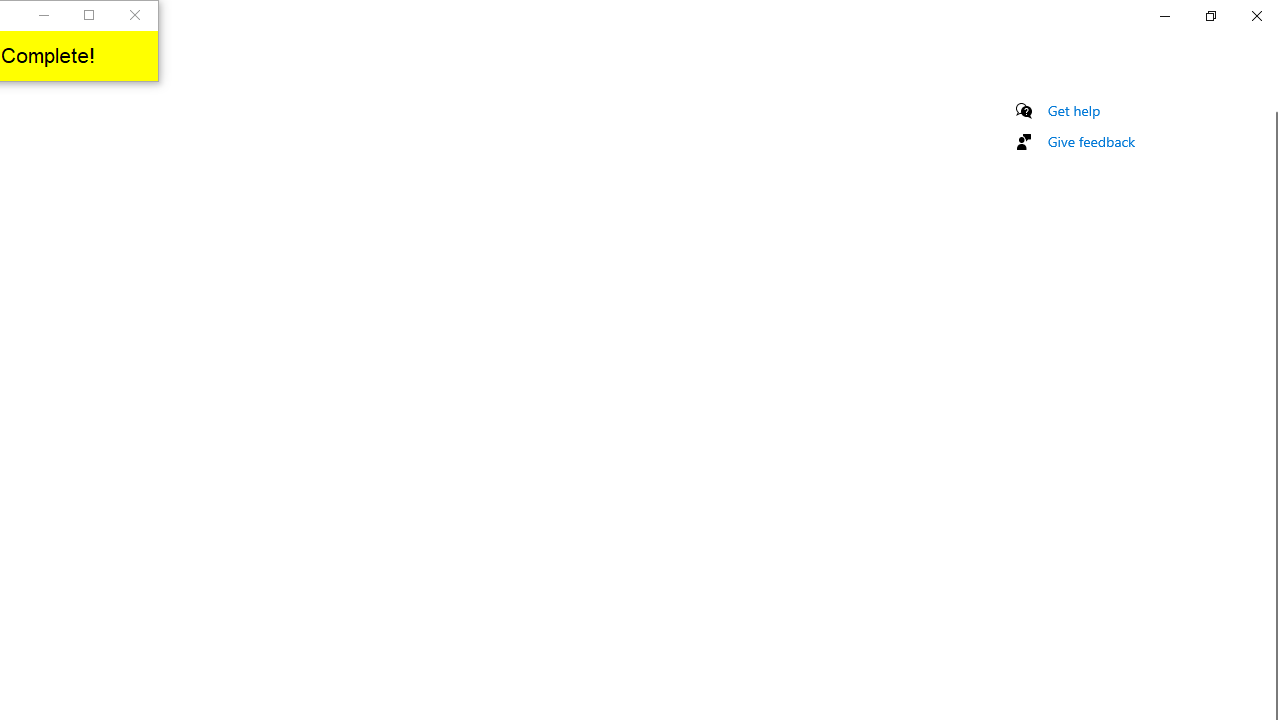  Describe the element at coordinates (1164, 15) in the screenshot. I see `'Minimize Settings'` at that location.